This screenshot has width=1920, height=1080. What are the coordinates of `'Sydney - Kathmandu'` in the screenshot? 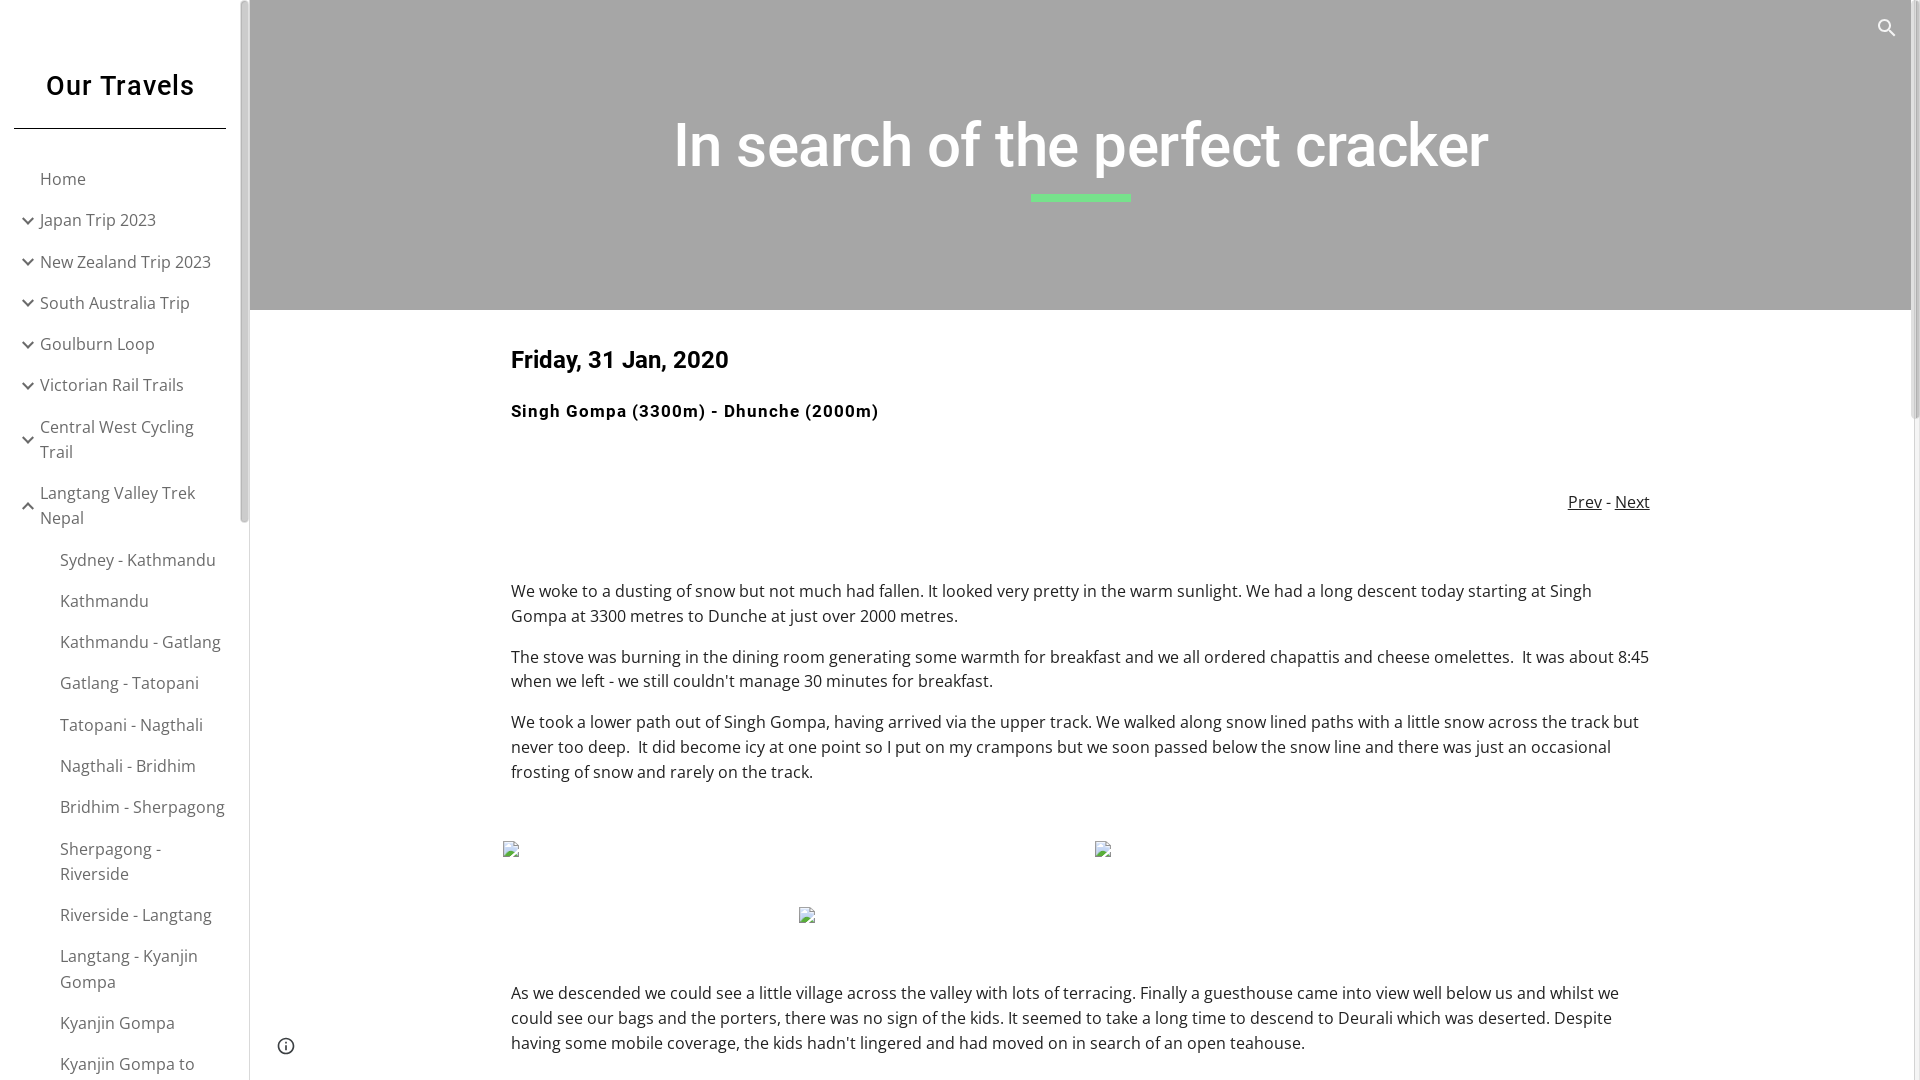 It's located at (141, 560).